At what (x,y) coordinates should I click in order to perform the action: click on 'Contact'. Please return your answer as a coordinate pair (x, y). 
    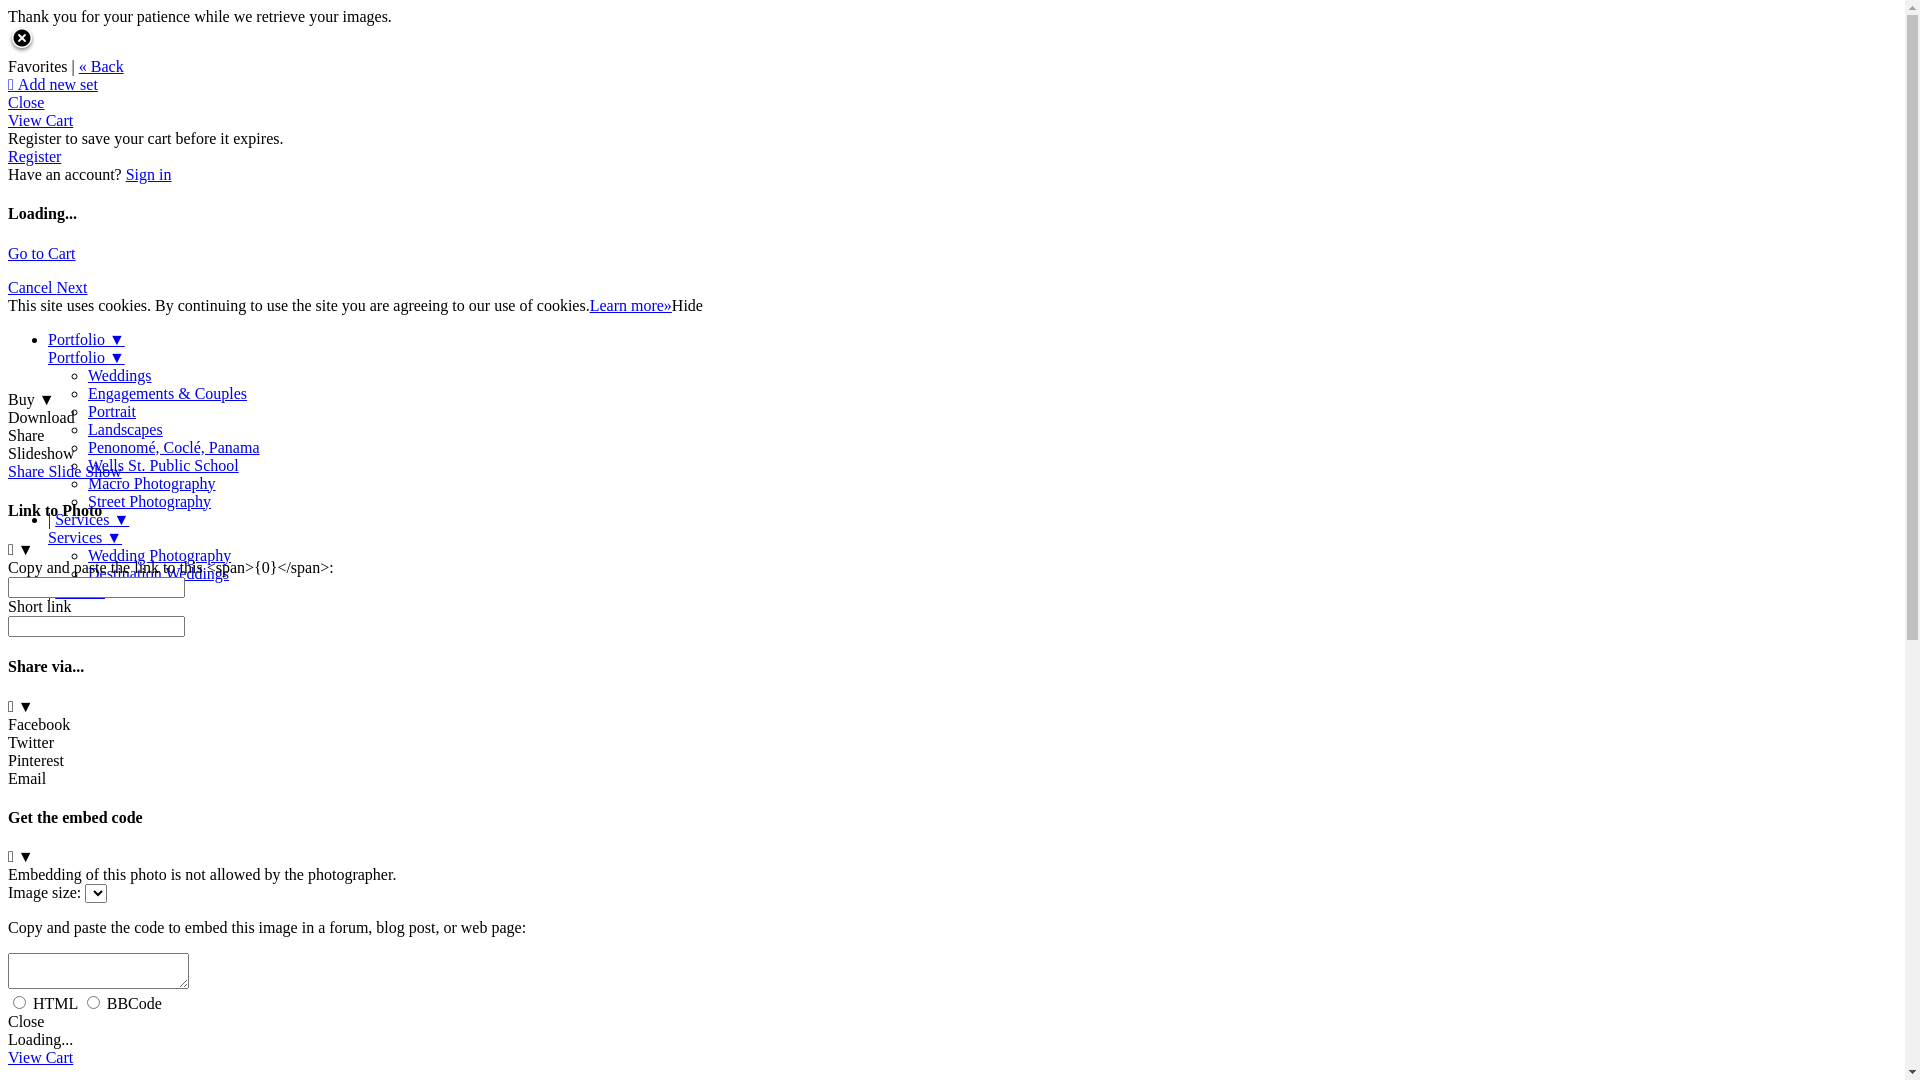
    Looking at the image, I should click on (80, 590).